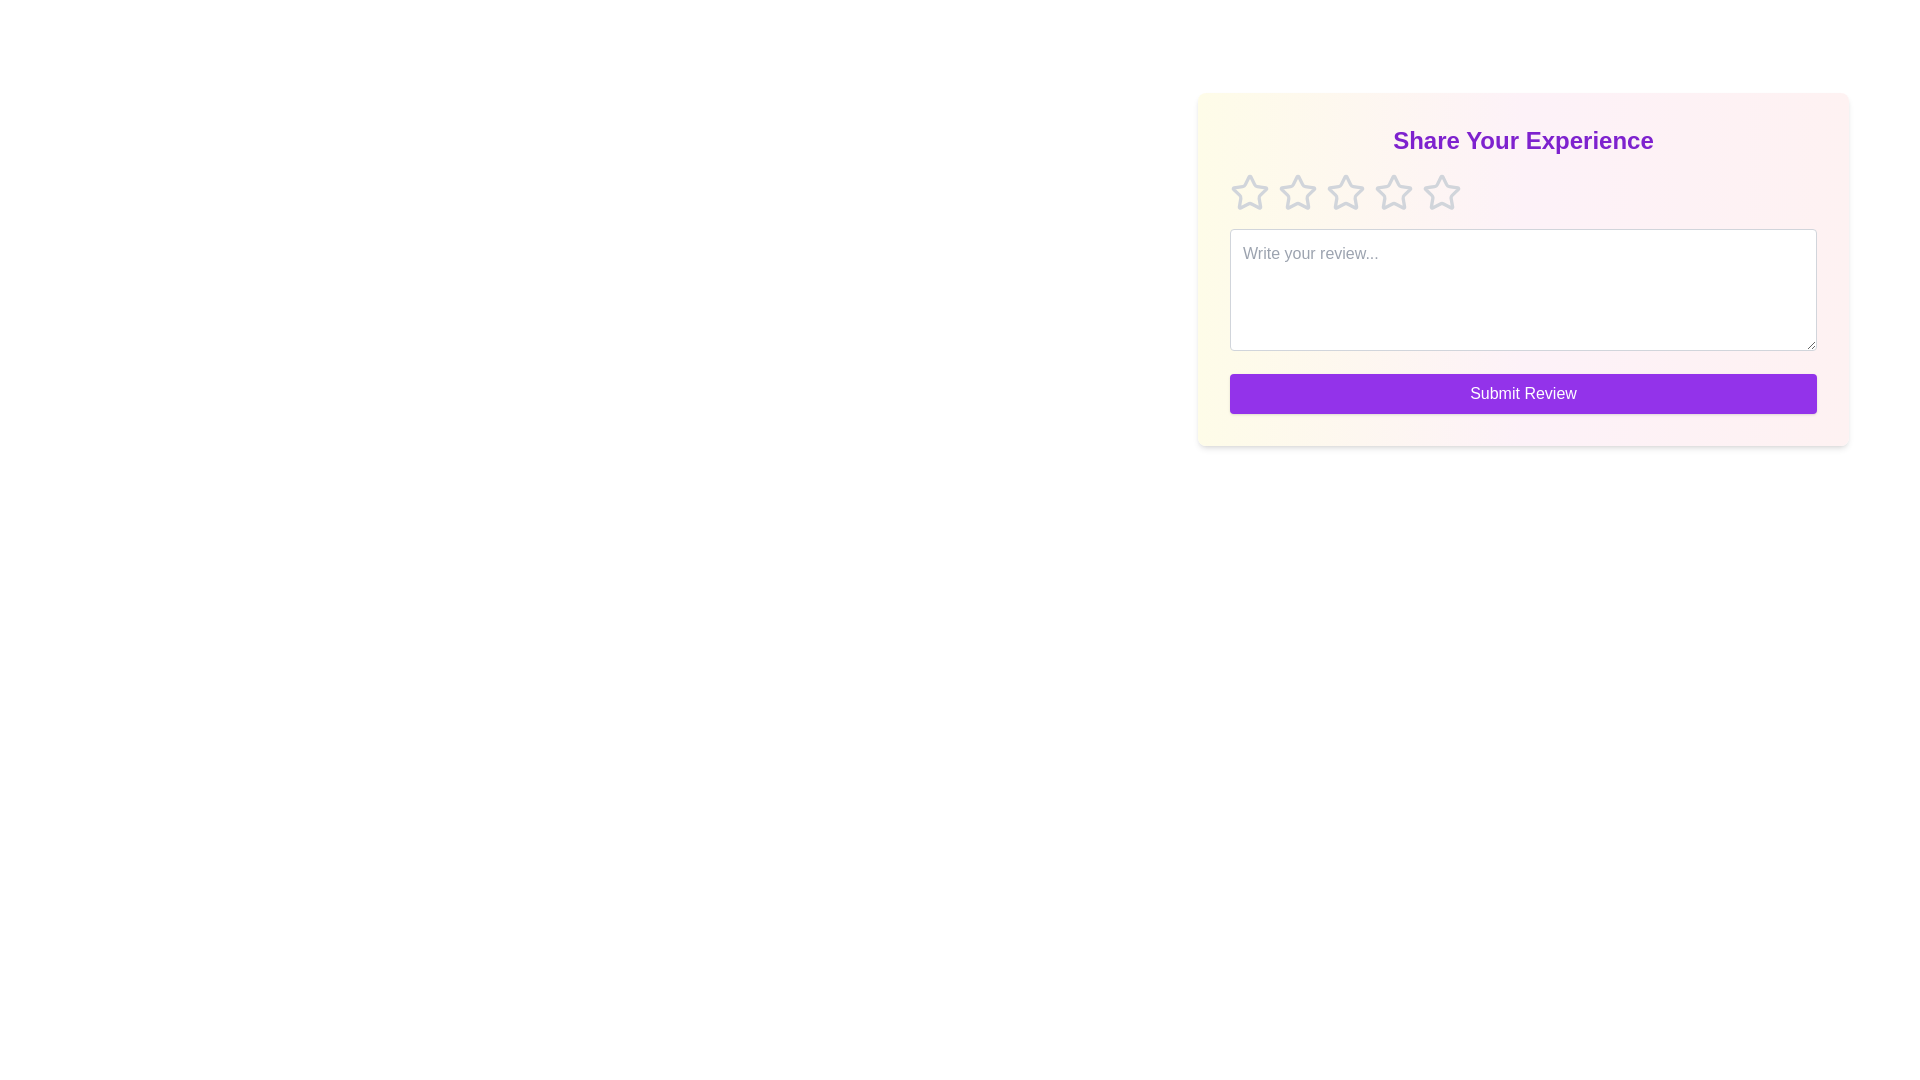  Describe the element at coordinates (1297, 192) in the screenshot. I see `the star corresponding to 2 to preview the rating` at that location.